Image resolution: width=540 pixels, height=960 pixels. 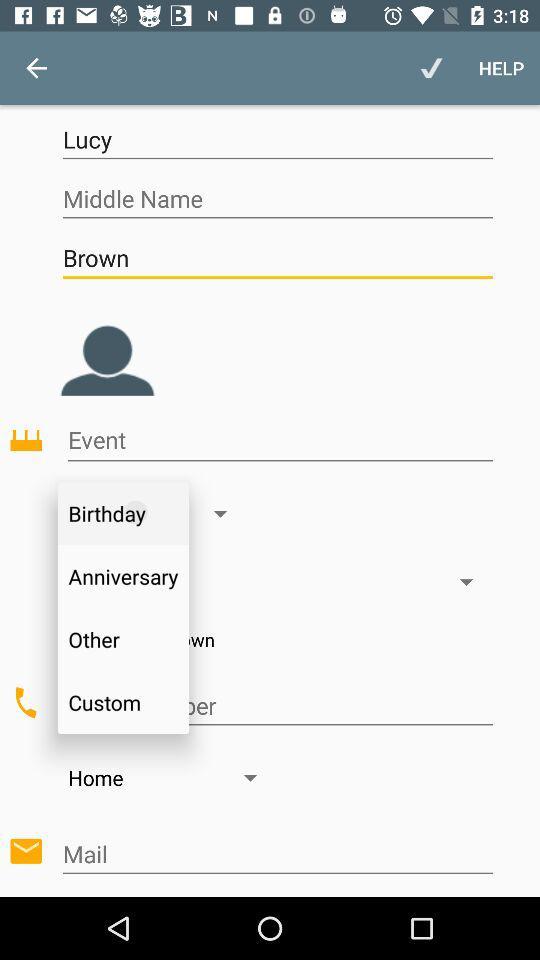 What do you see at coordinates (276, 706) in the screenshot?
I see `the icon below the year unknown item` at bounding box center [276, 706].